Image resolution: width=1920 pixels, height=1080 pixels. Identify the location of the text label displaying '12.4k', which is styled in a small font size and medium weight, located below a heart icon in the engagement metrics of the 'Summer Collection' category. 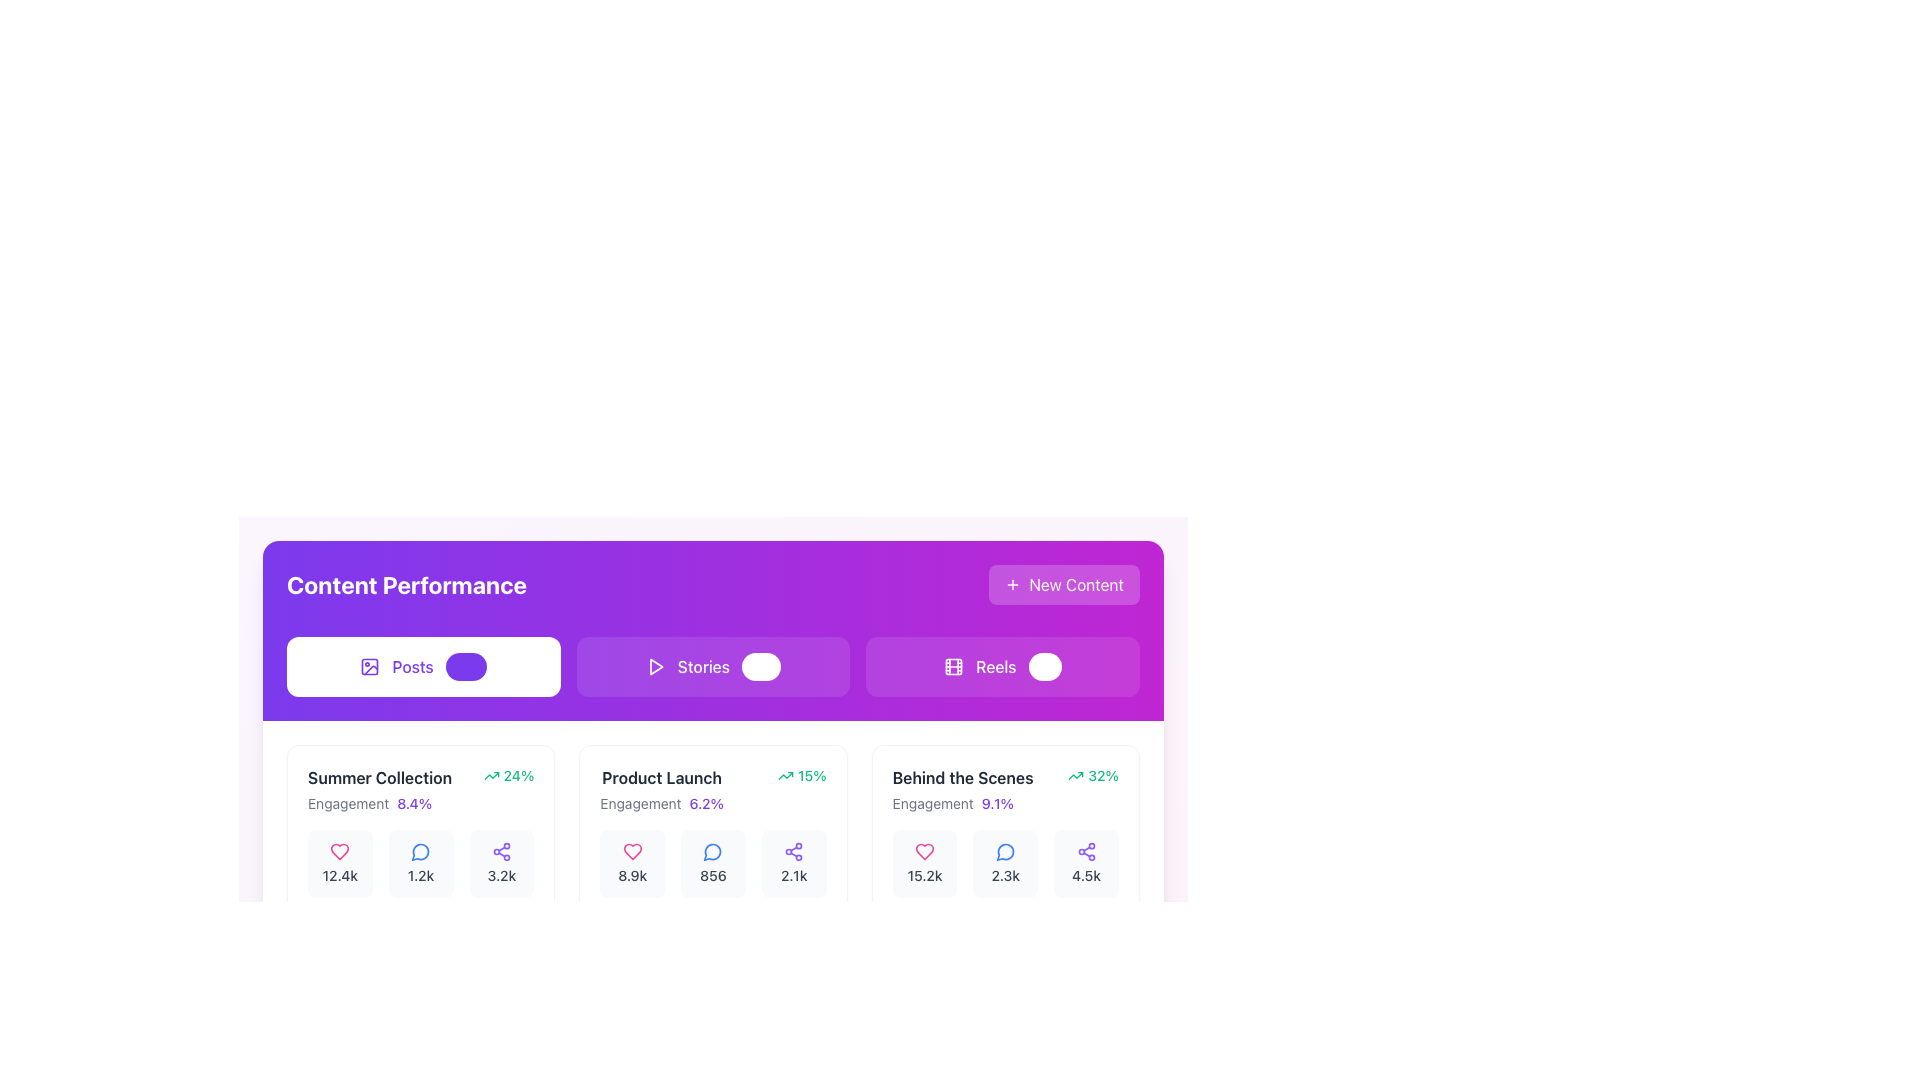
(340, 874).